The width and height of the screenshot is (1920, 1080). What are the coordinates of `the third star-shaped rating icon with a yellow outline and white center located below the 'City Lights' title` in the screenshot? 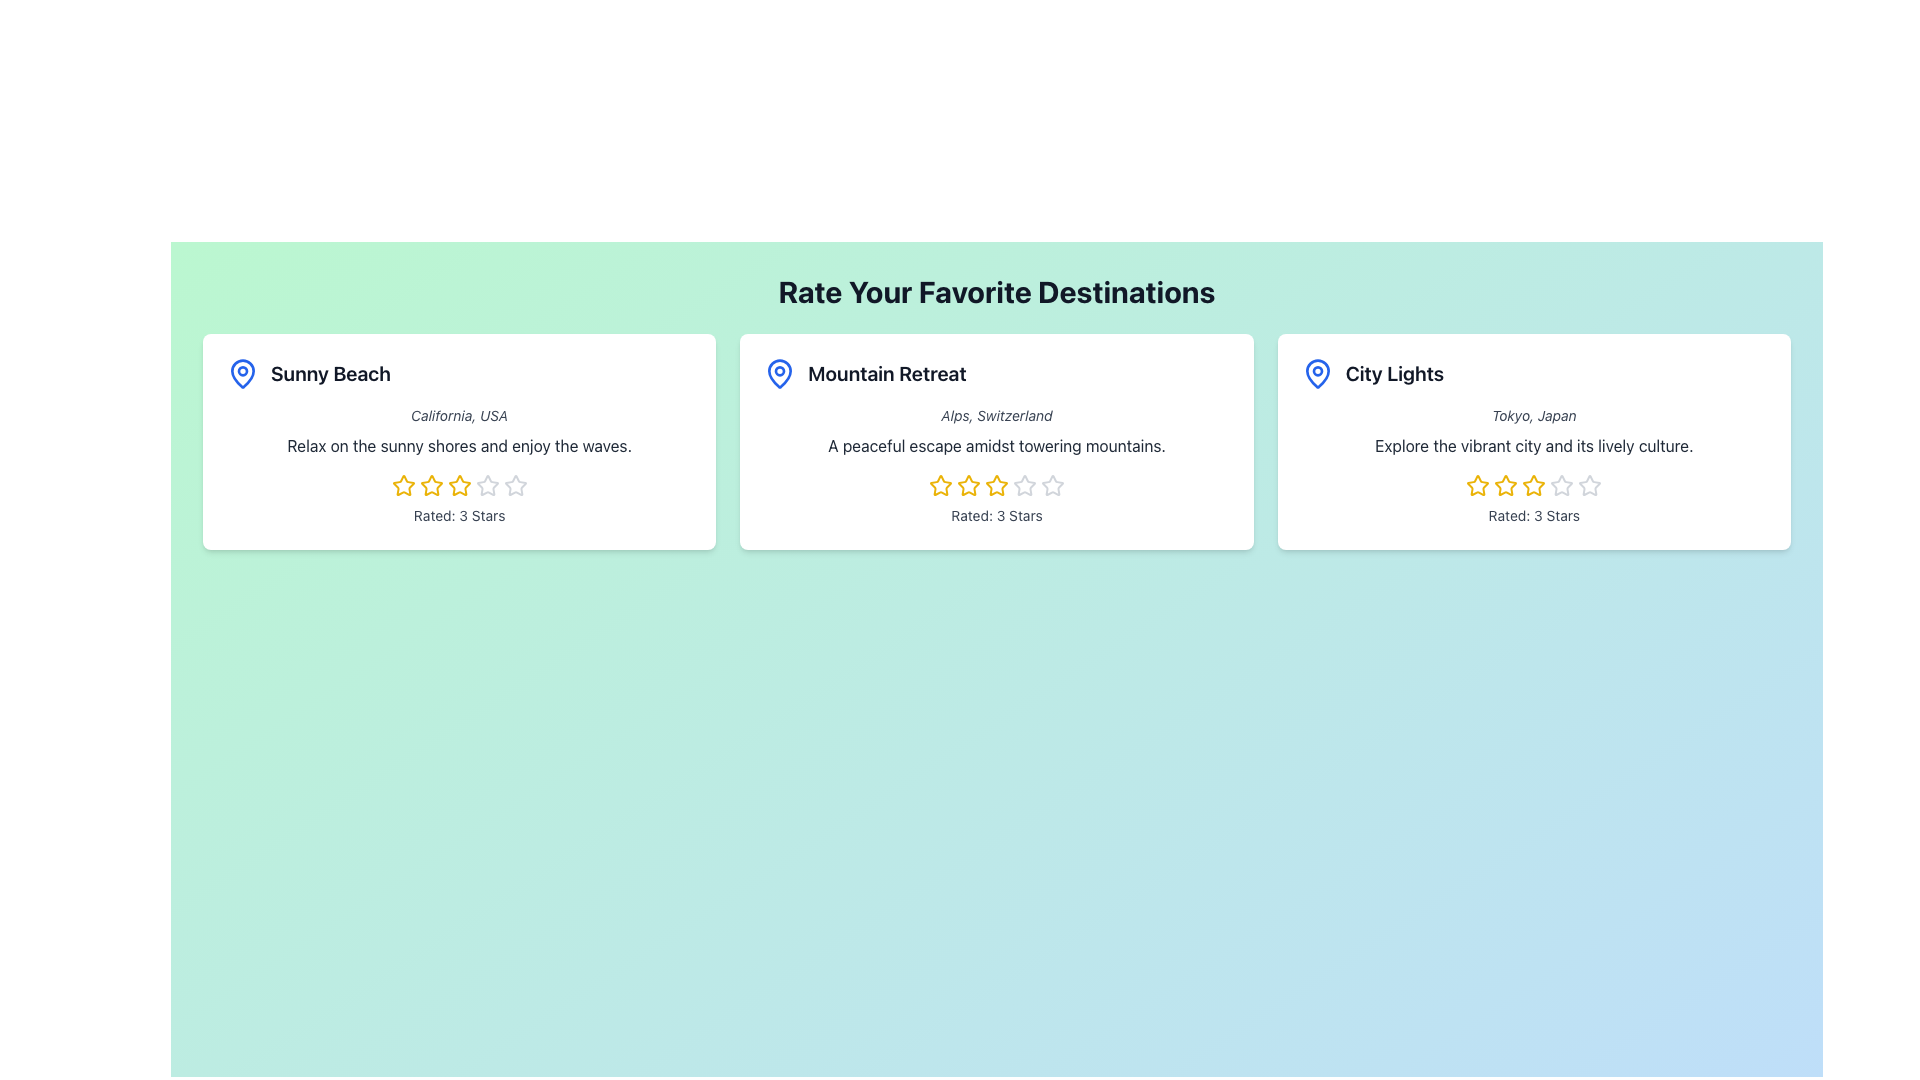 It's located at (1533, 485).